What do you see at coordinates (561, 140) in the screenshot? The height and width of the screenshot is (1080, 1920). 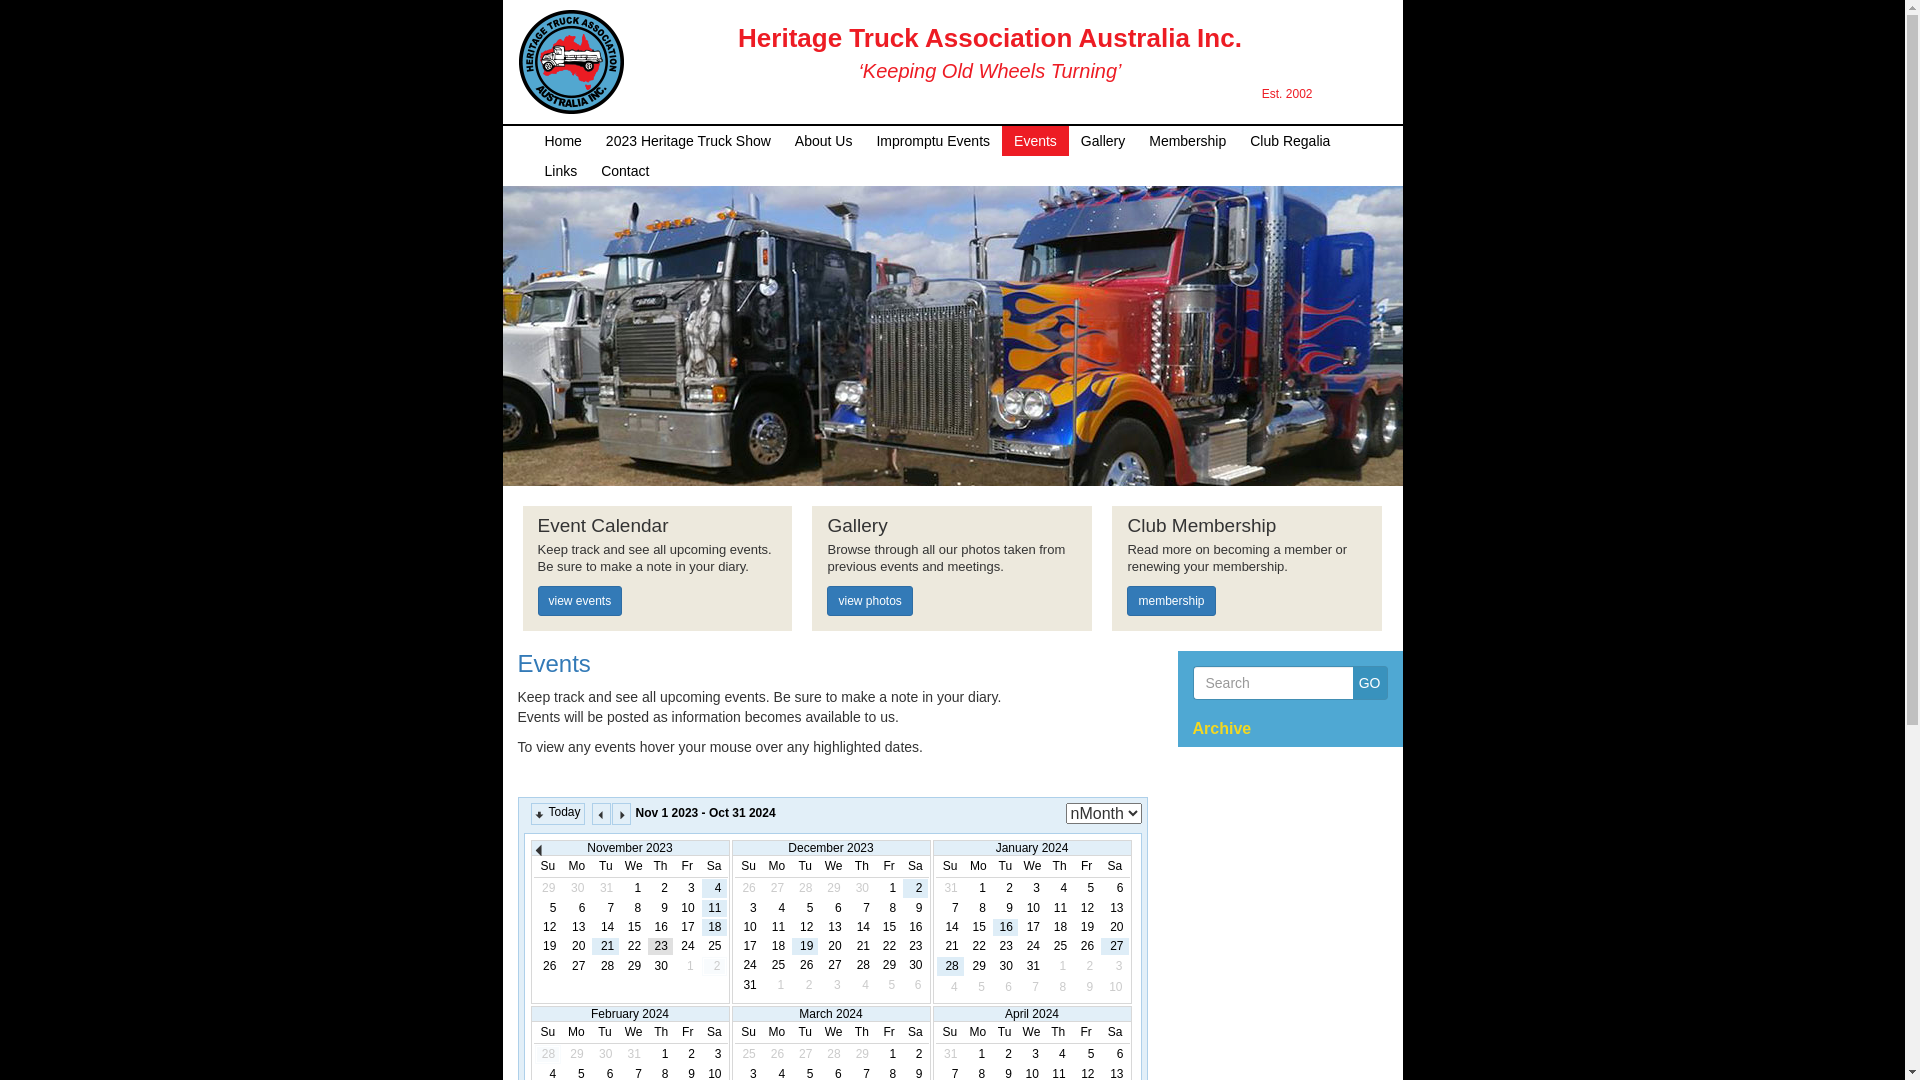 I see `'Home'` at bounding box center [561, 140].